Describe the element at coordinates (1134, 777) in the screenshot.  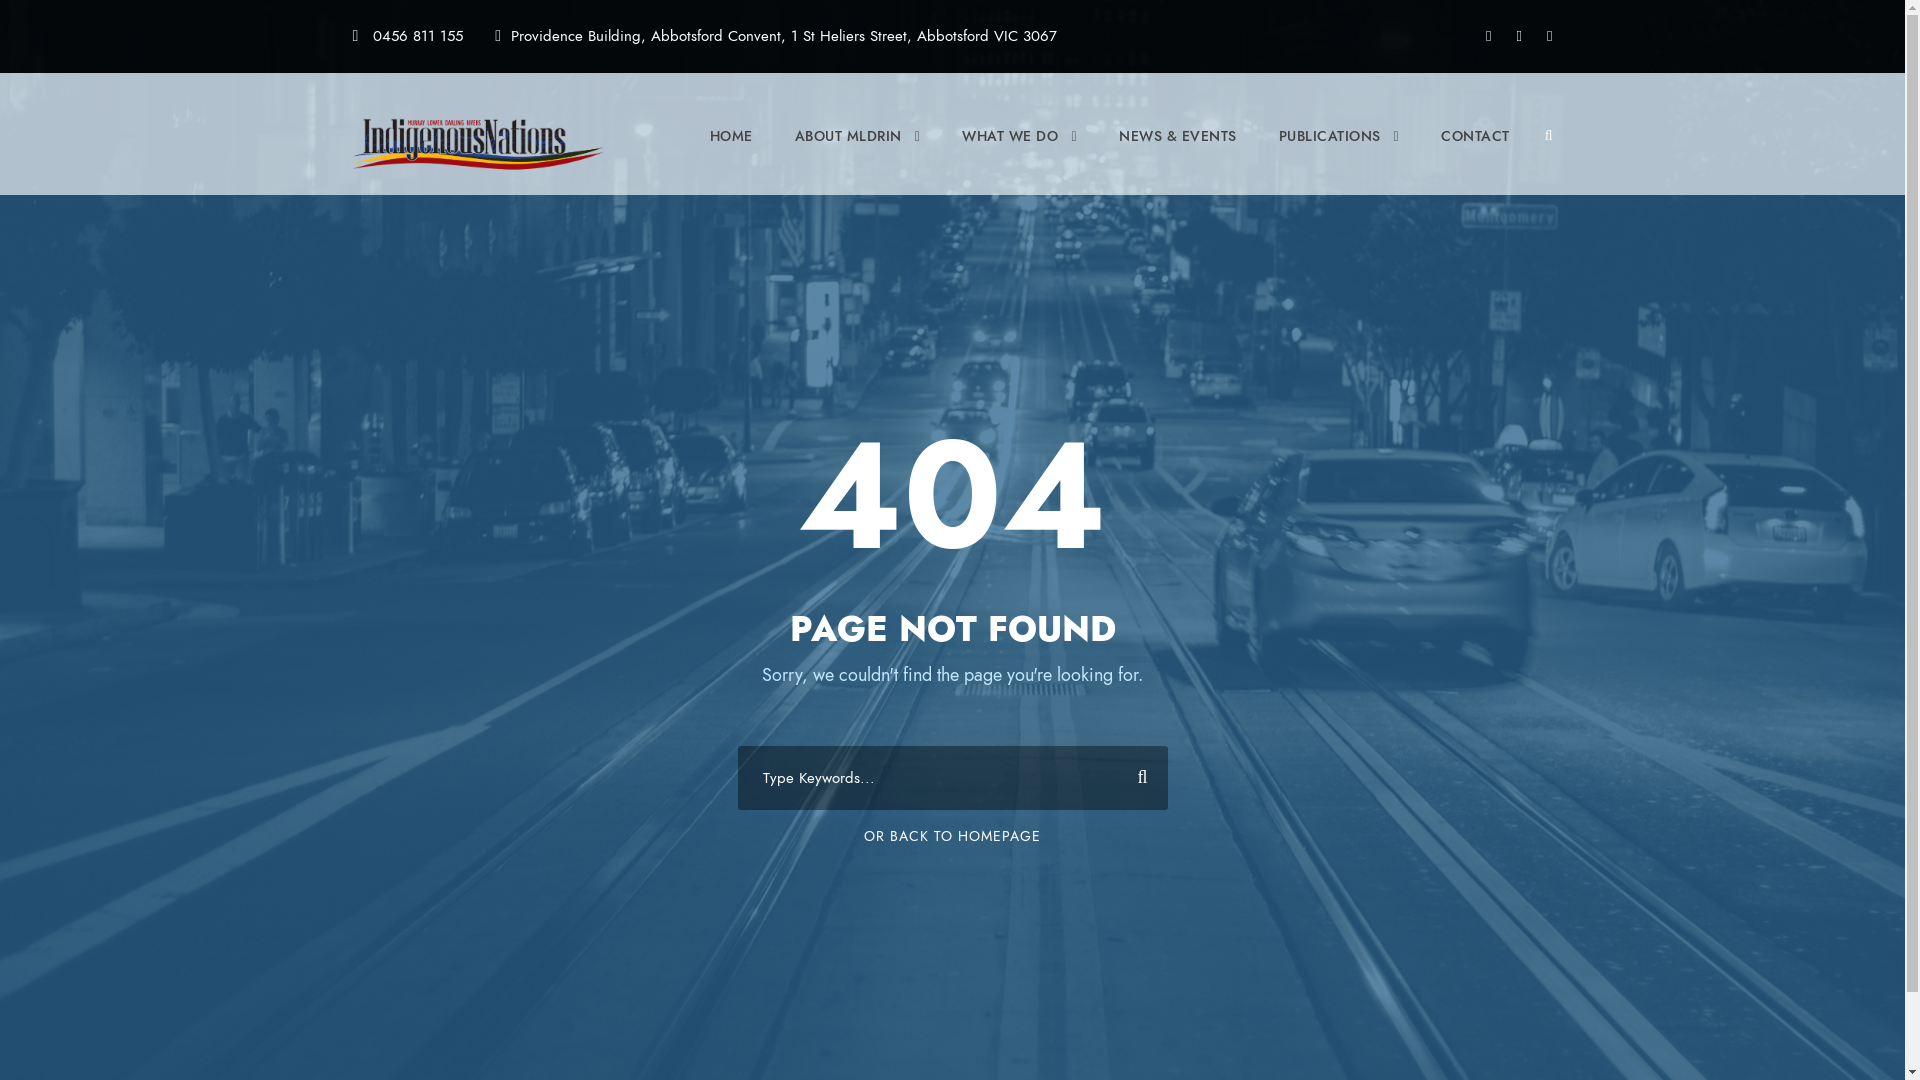
I see `'Search'` at that location.